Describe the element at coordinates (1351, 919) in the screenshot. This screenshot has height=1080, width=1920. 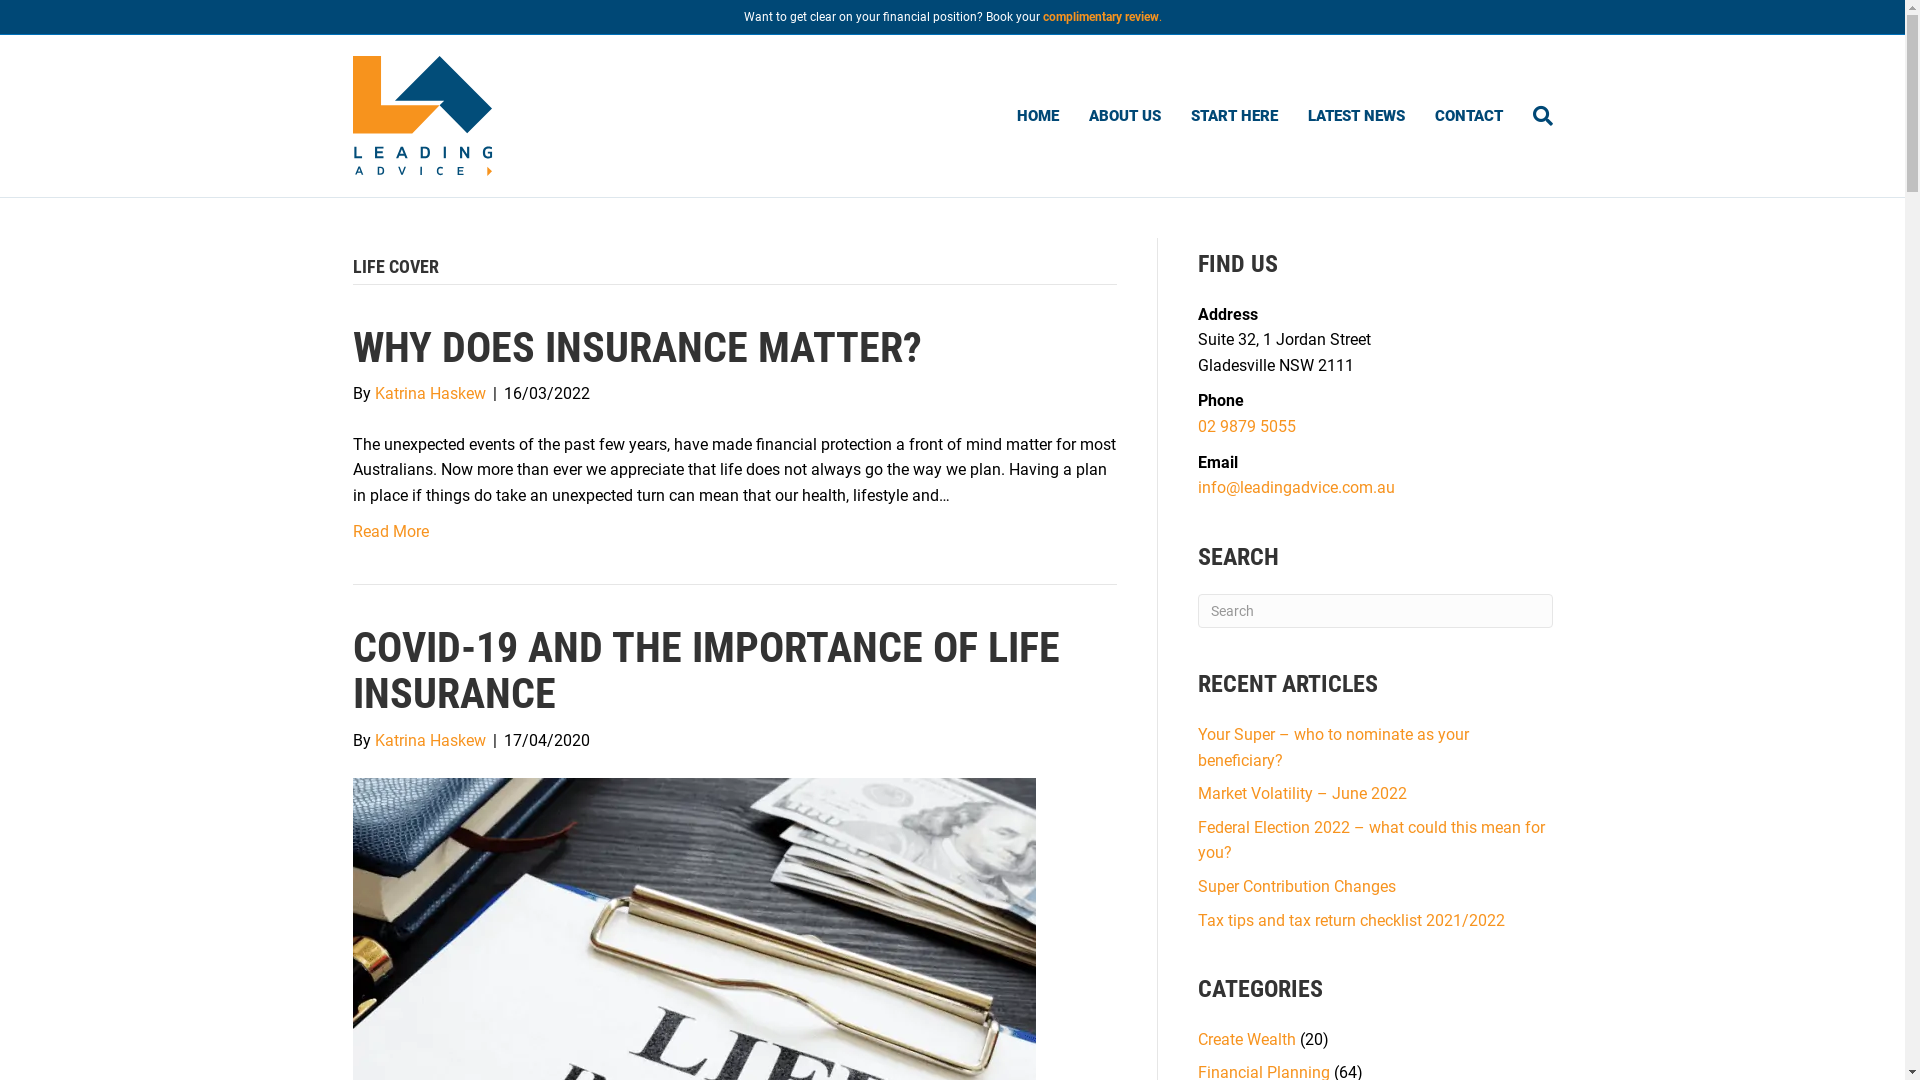
I see `'Tax tips and tax return checklist 2021/2022'` at that location.